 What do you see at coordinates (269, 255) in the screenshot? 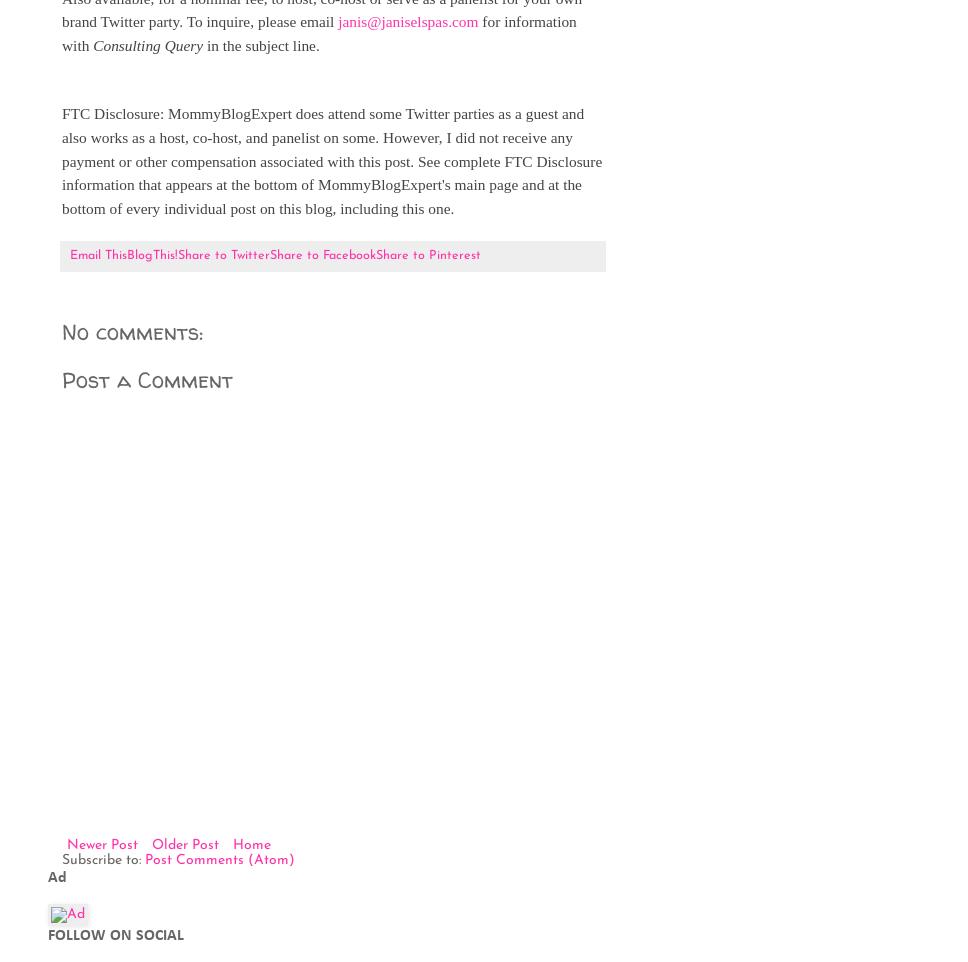
I see `'Share to Facebook'` at bounding box center [269, 255].